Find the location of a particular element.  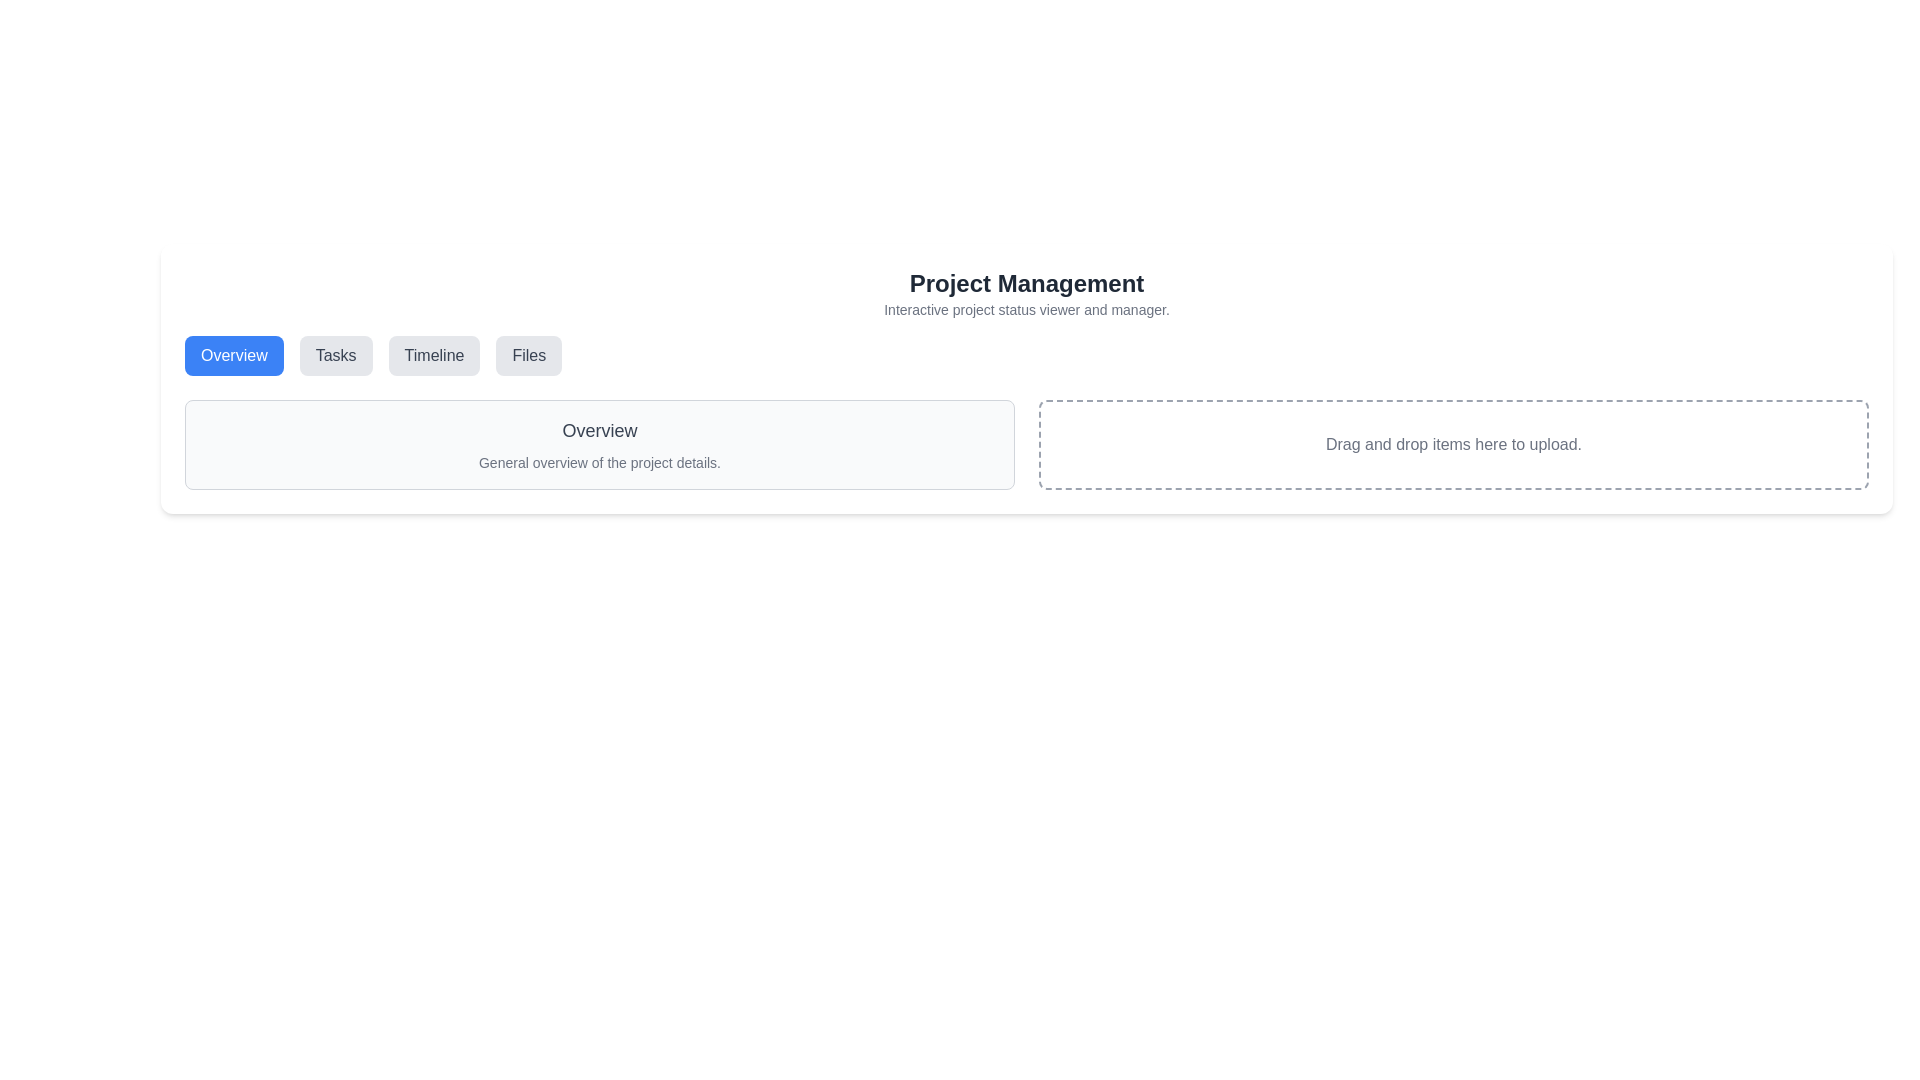

the 'Timeline' button, which is a rectangular button with rounded corners and a light gray background is located at coordinates (433, 354).